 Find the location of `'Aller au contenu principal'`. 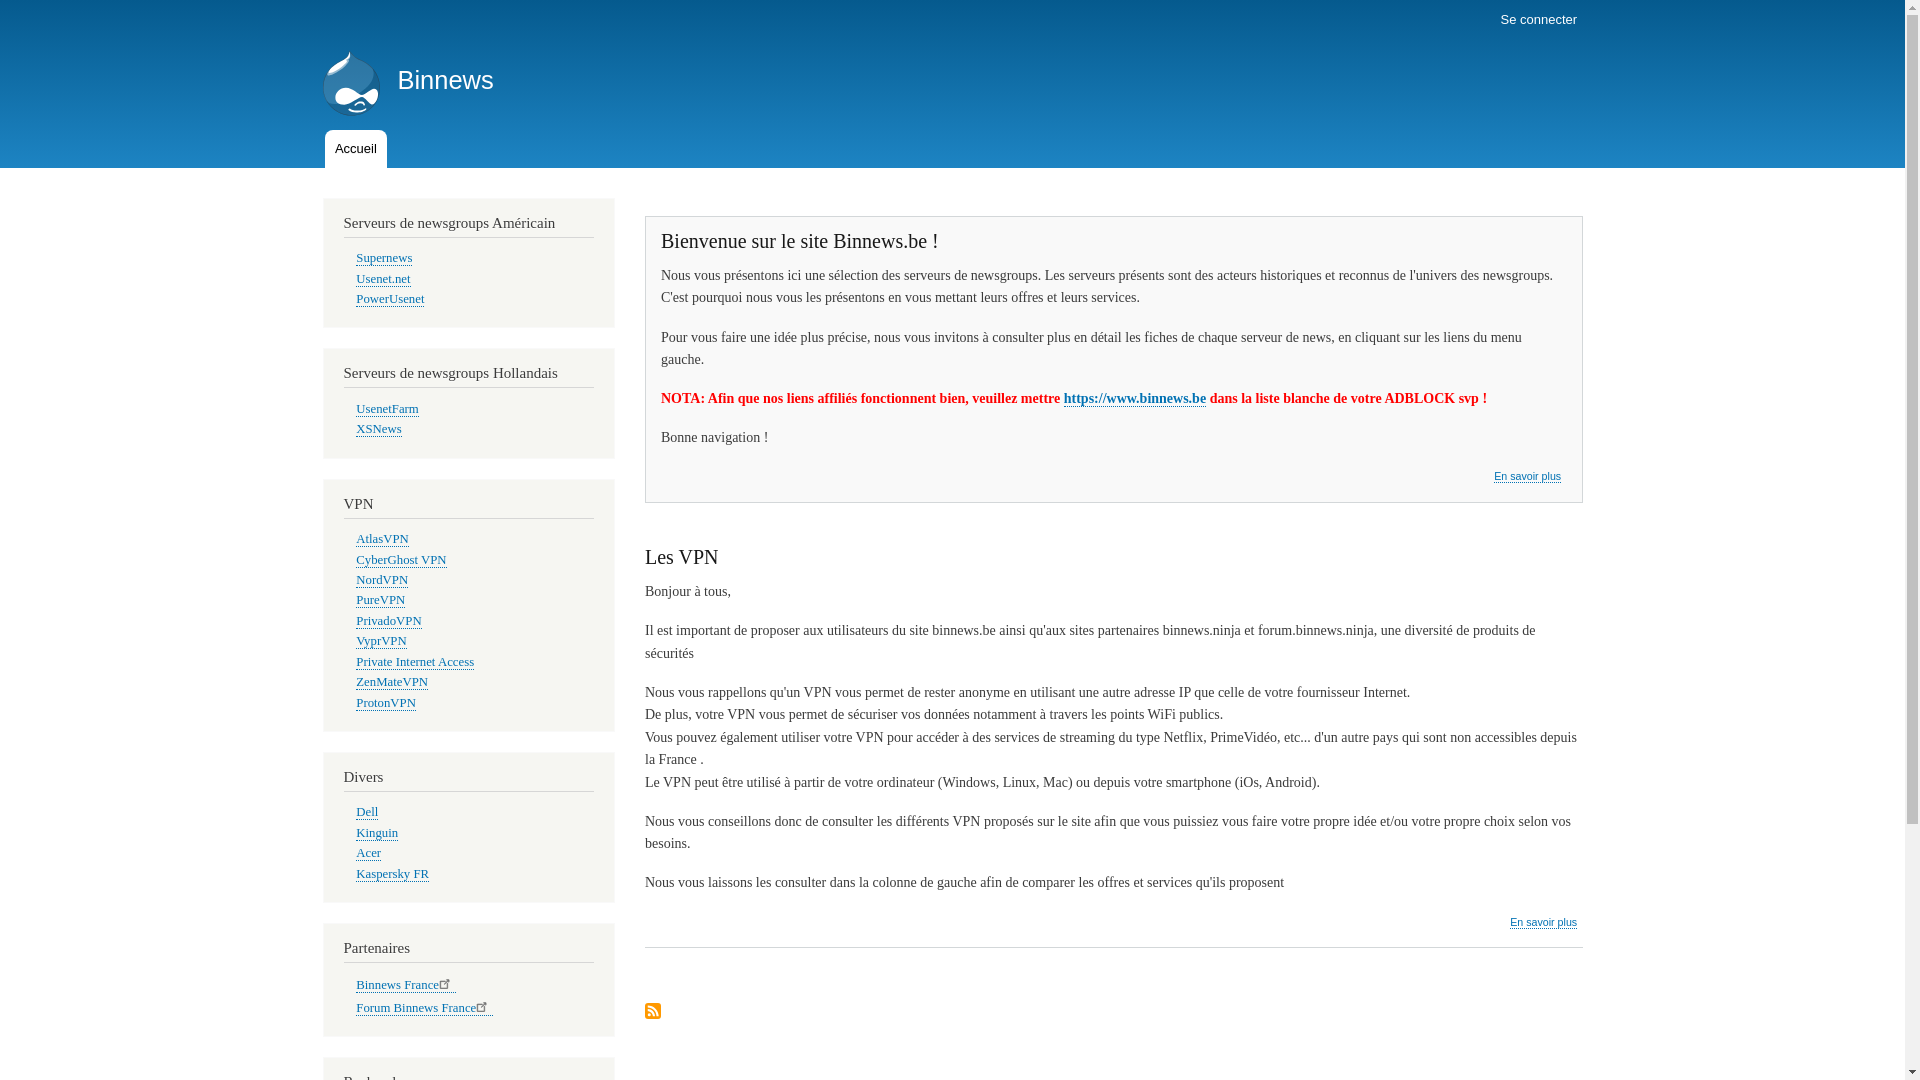

'Aller au contenu principal' is located at coordinates (951, 2).